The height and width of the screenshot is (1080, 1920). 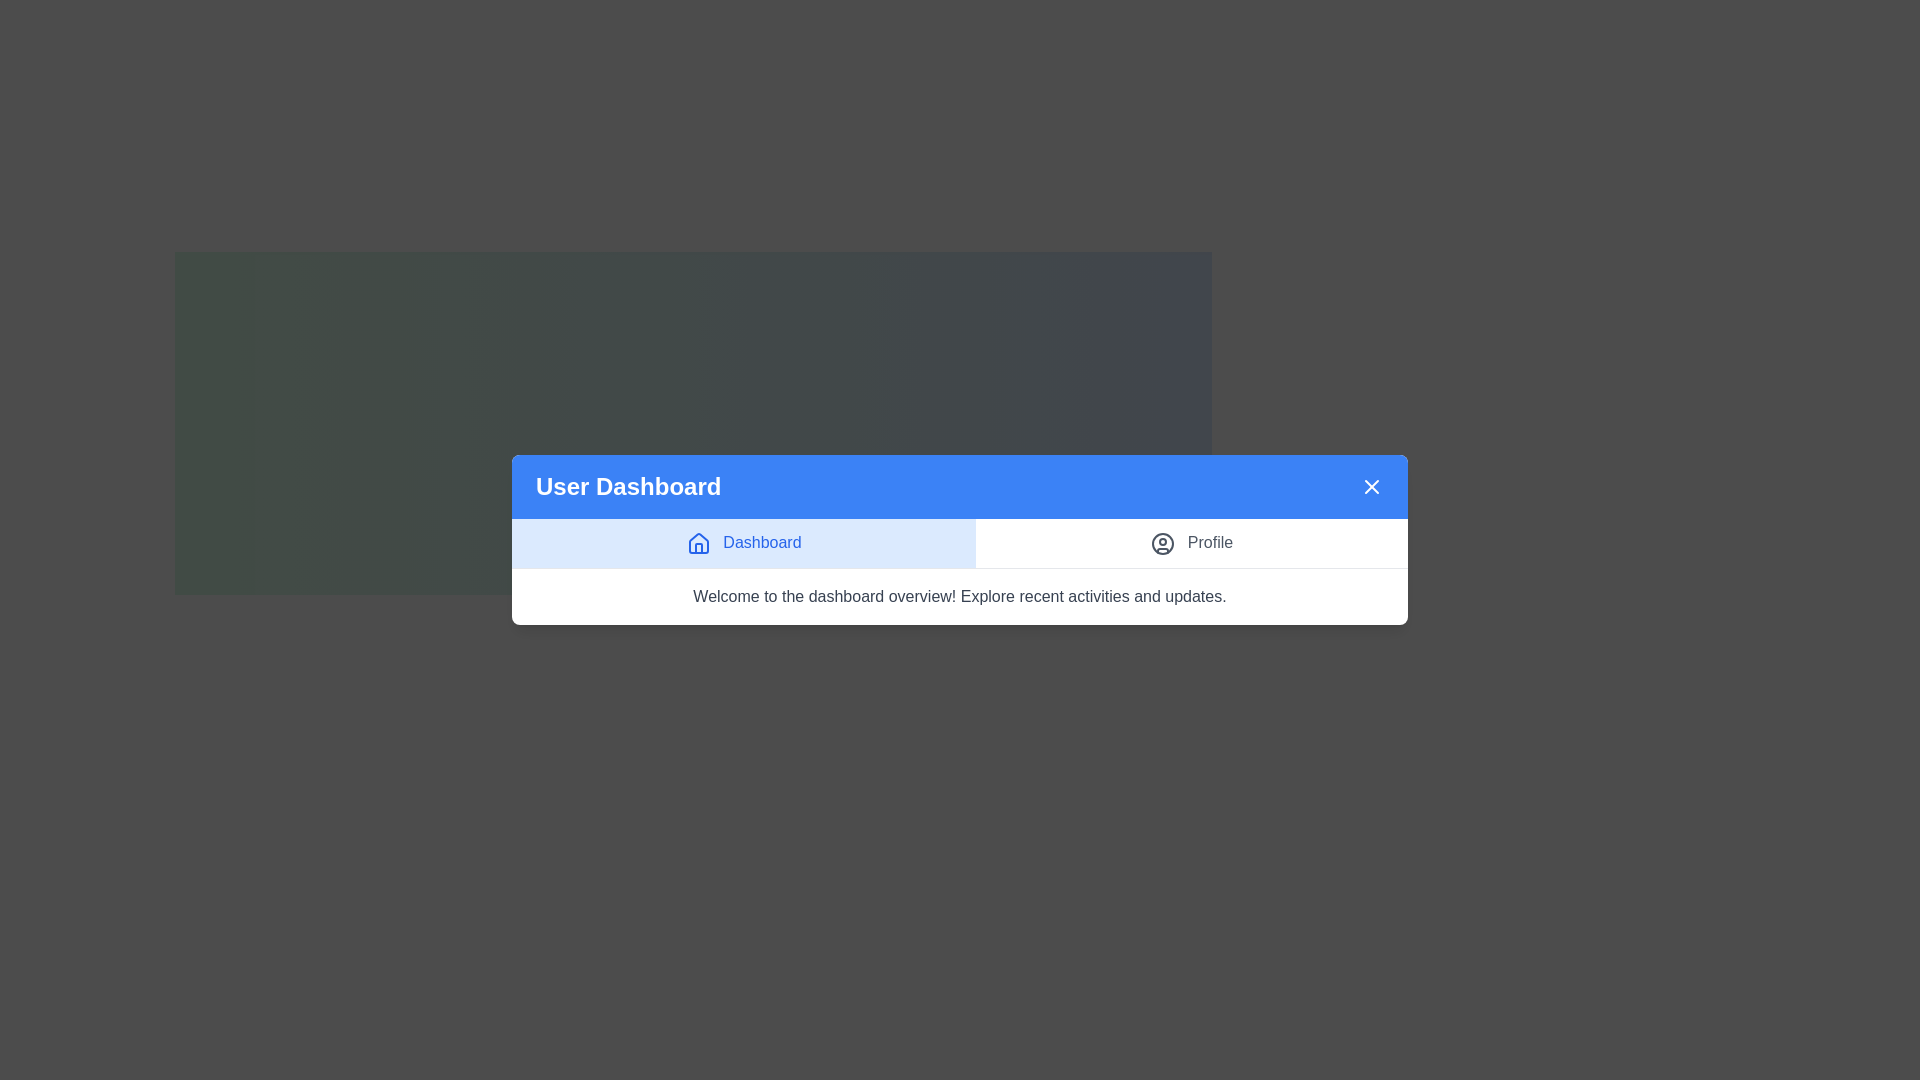 What do you see at coordinates (743, 543) in the screenshot?
I see `the 'Dashboard' tab button, which is styled as a tab with a house icon and is the first tab in the menu` at bounding box center [743, 543].